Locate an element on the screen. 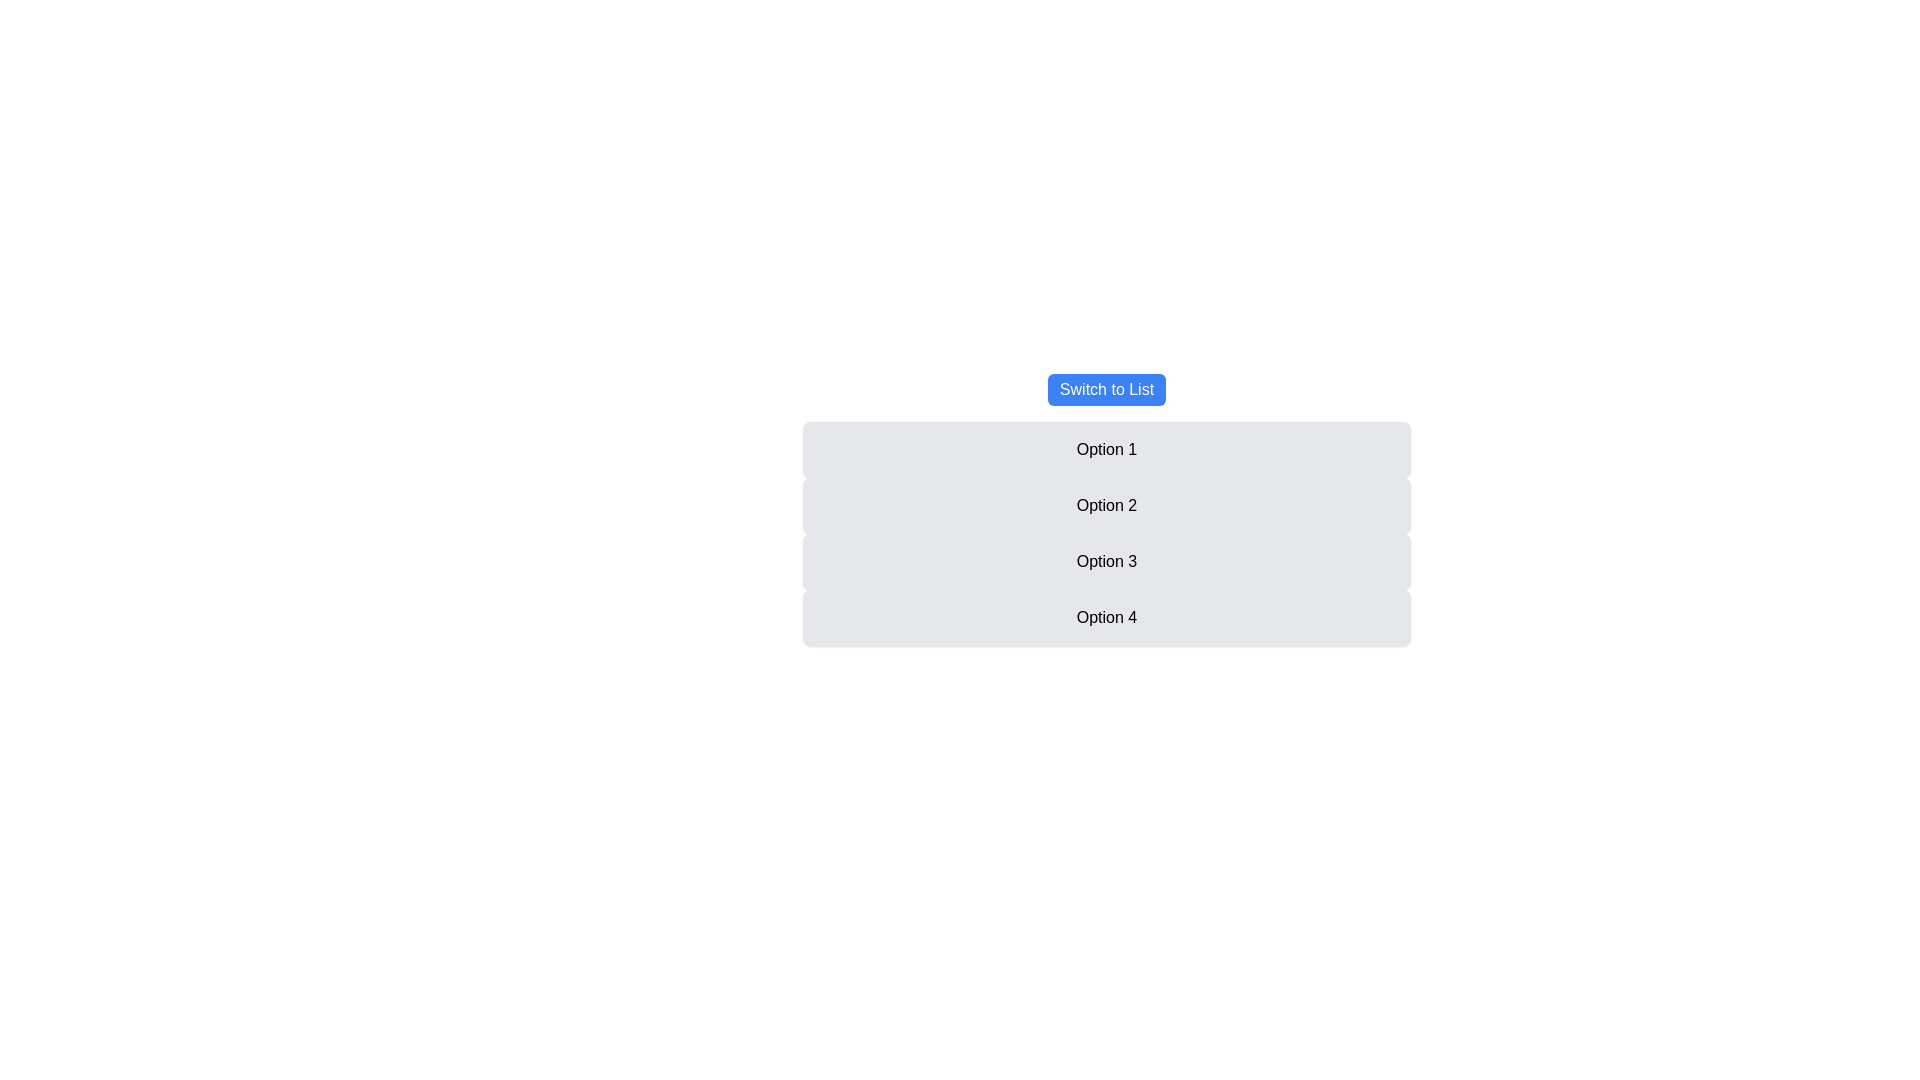  the second item in the vertically stacked list of options is located at coordinates (1106, 532).